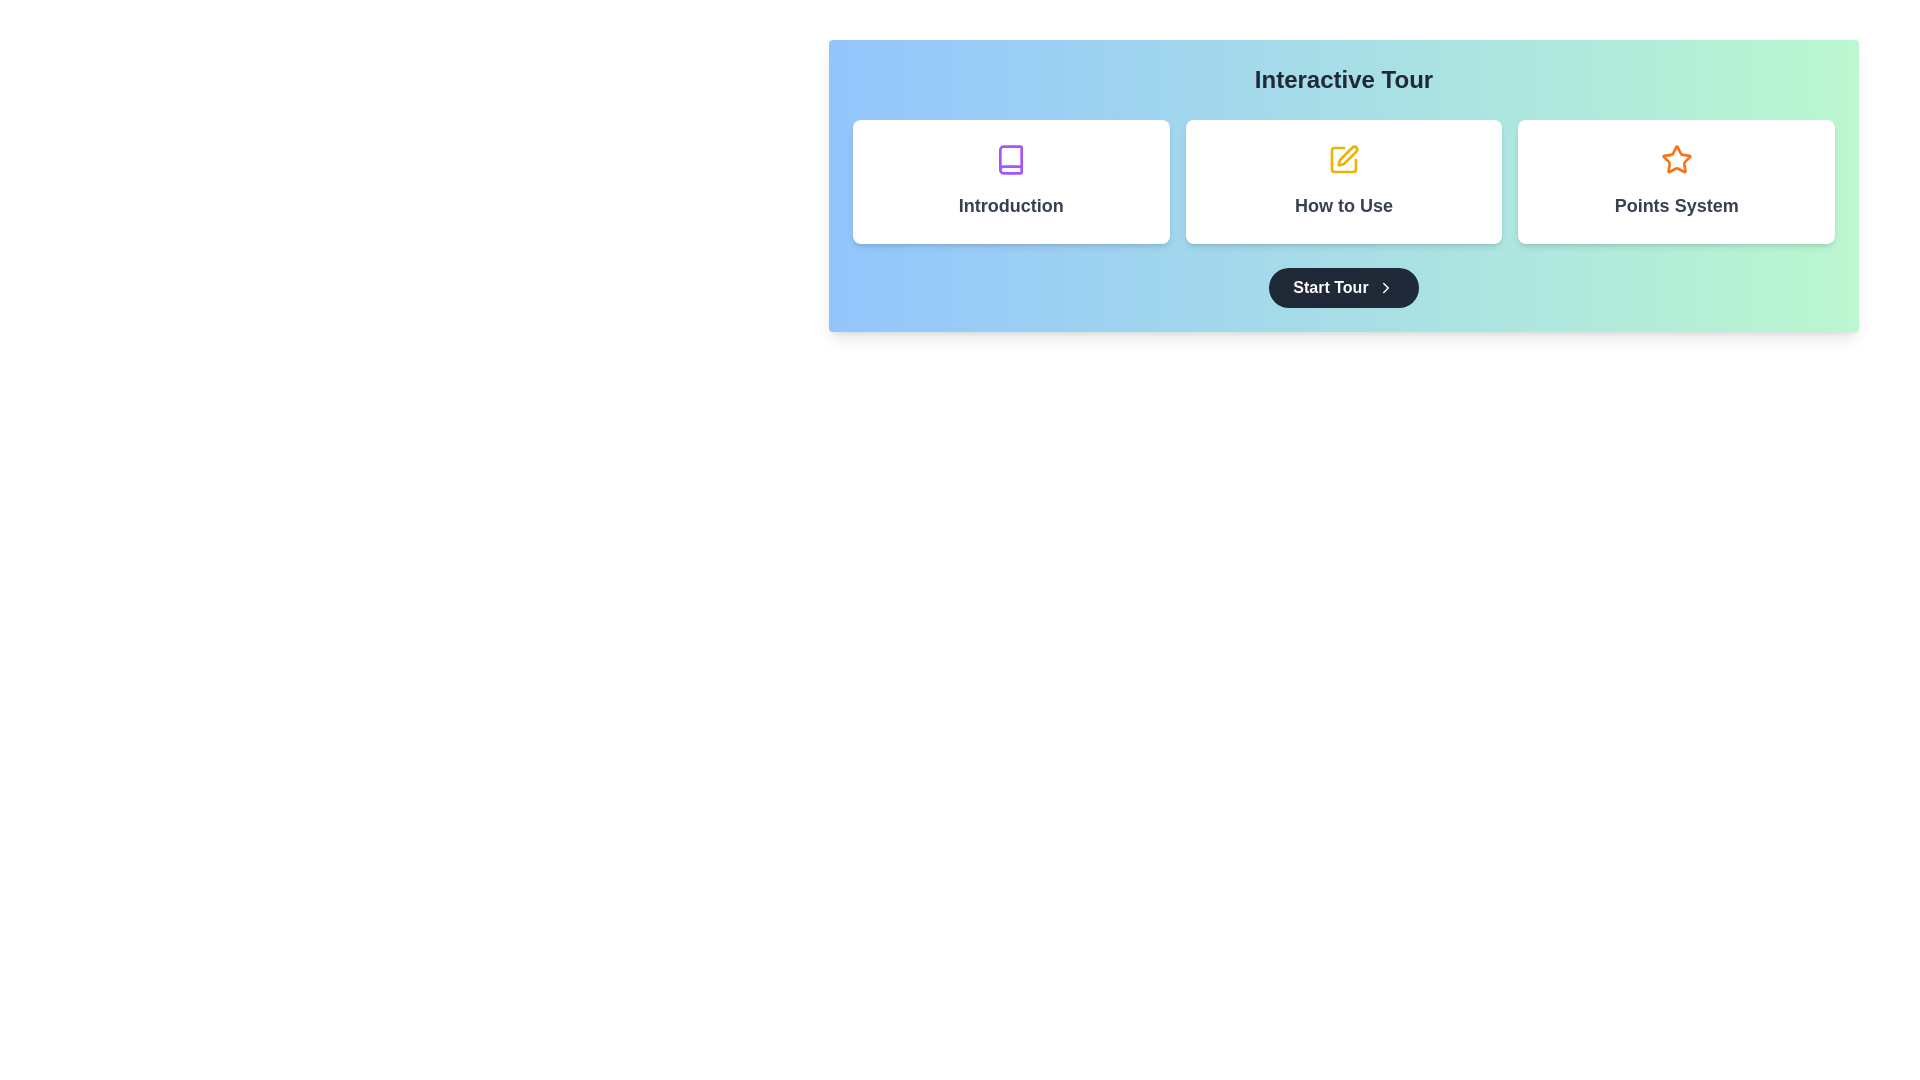 The image size is (1920, 1080). I want to click on the button labeled 'Introduction' which is the first card in a row of three cards under the heading 'Interactive Tour', so click(1011, 181).